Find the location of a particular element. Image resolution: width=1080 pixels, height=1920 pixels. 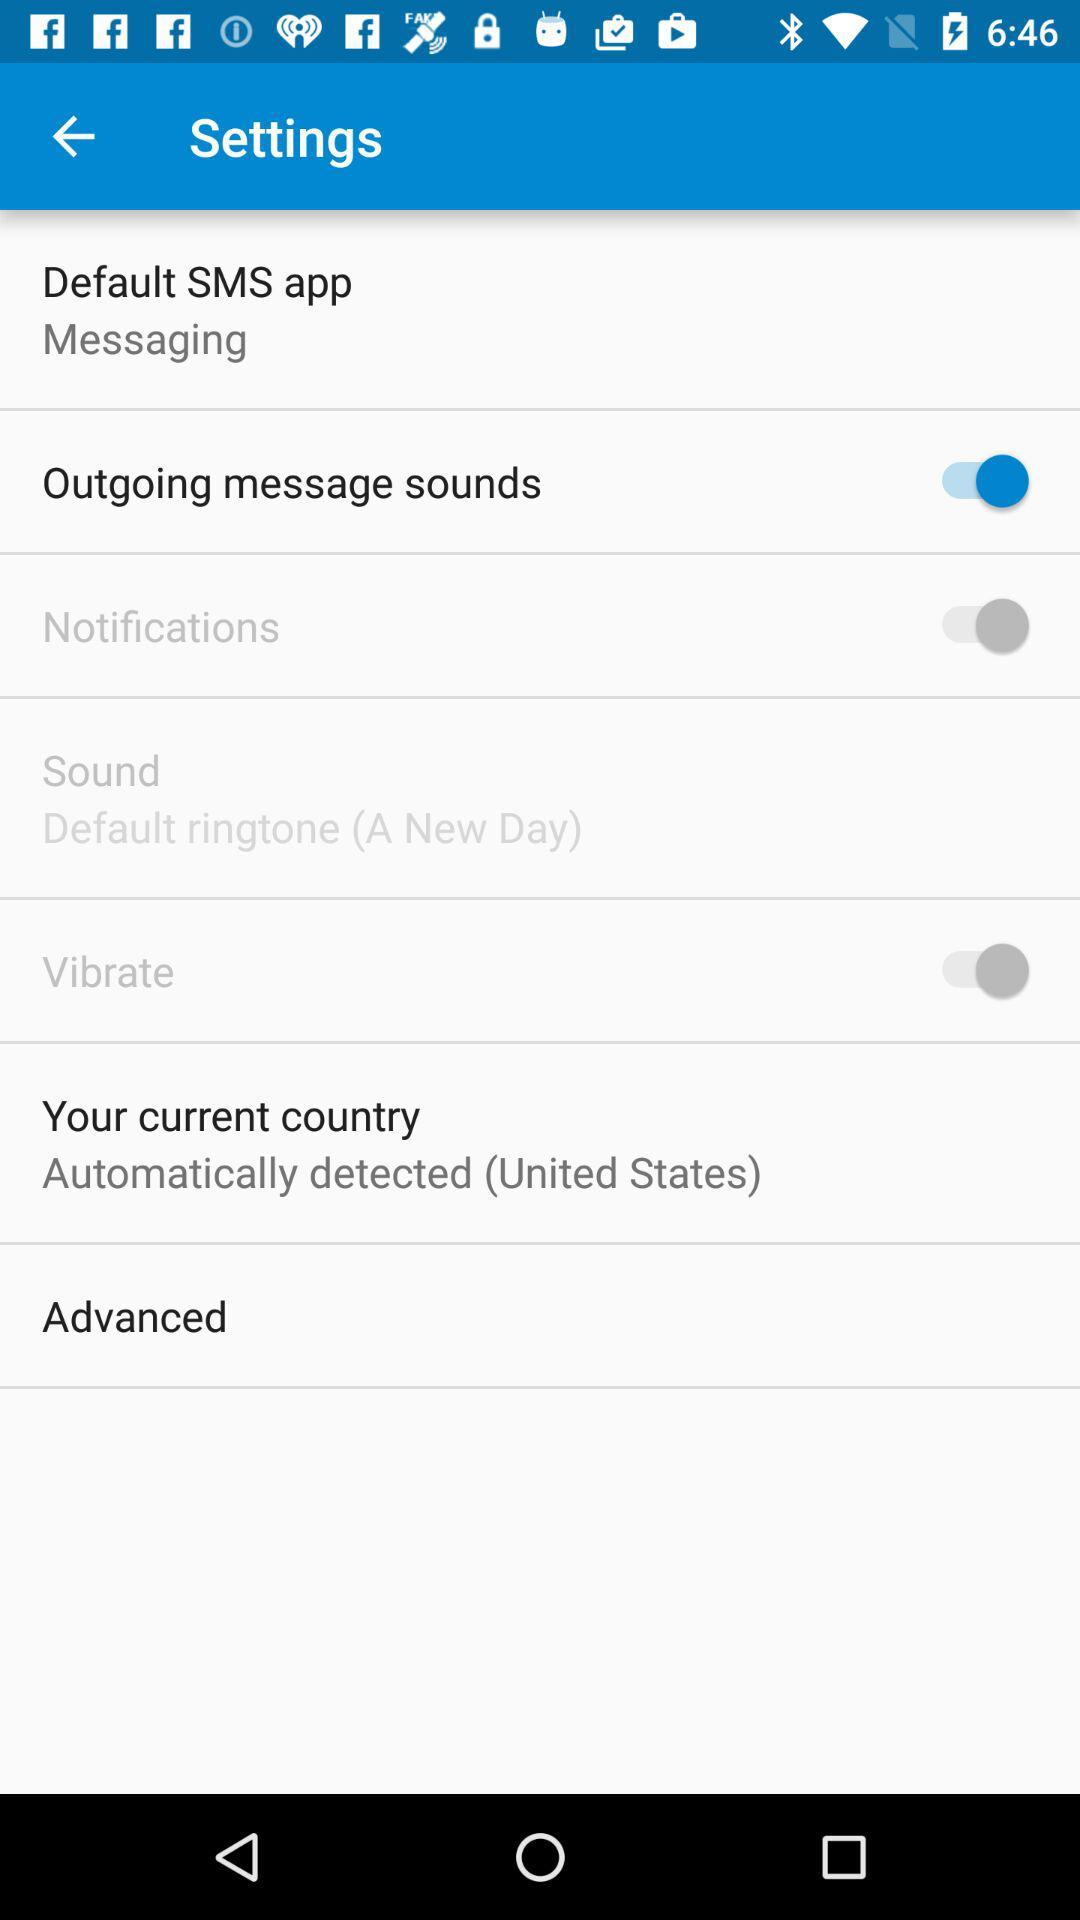

the icon above the vibrate icon is located at coordinates (312, 826).